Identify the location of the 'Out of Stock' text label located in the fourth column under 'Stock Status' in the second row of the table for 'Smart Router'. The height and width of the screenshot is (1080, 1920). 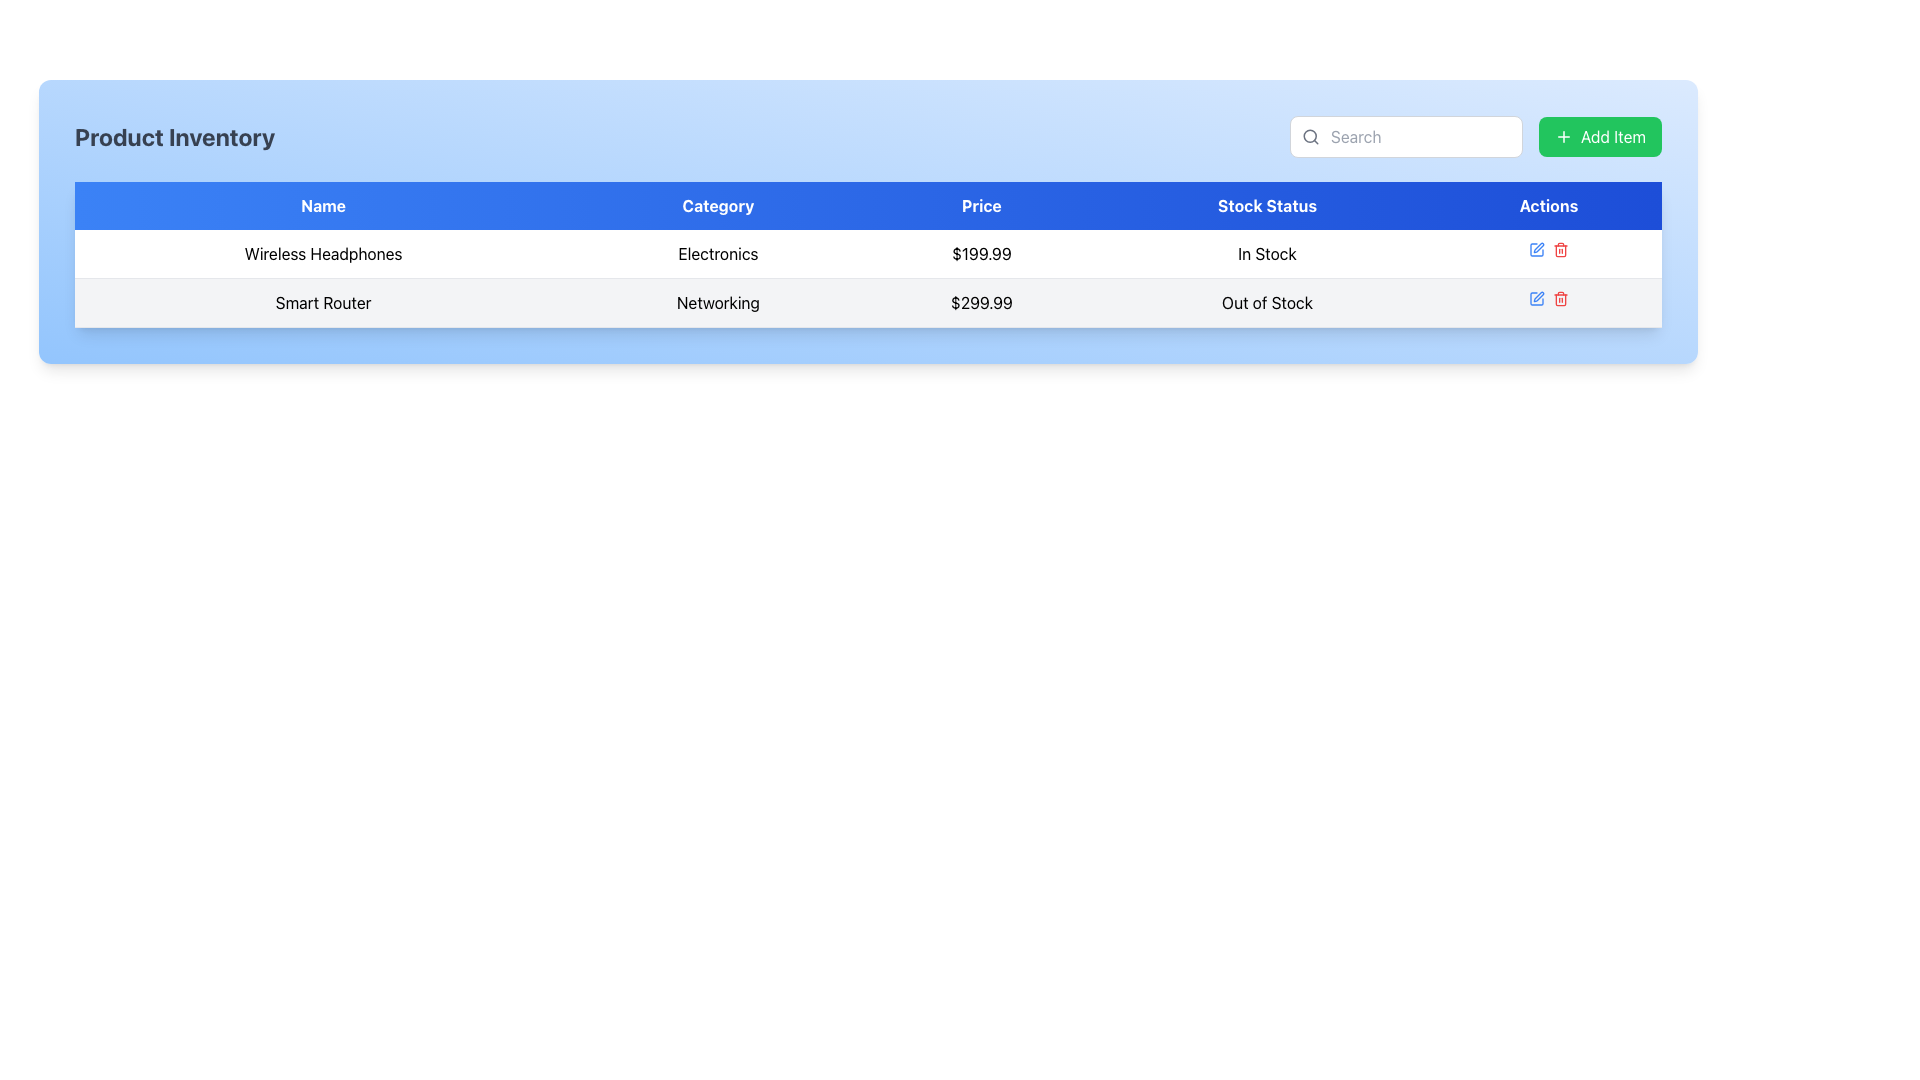
(1266, 303).